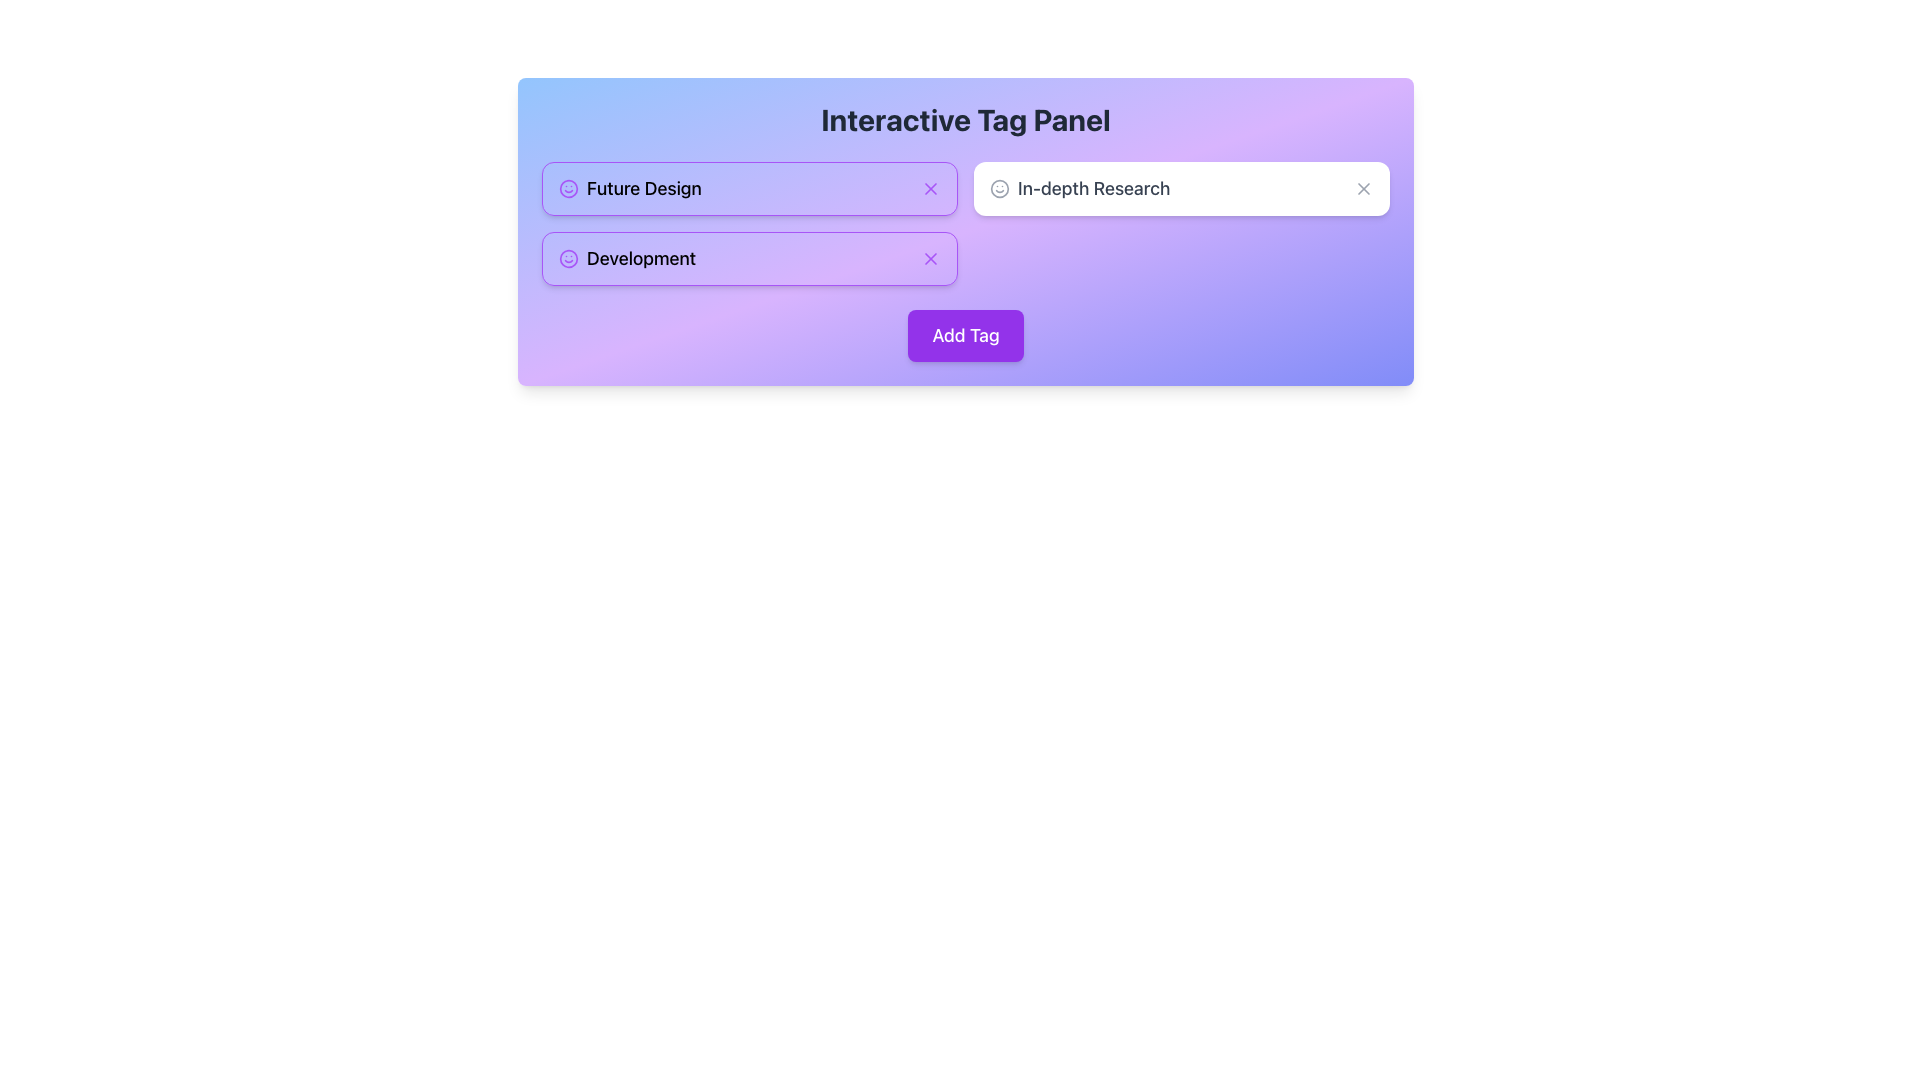  I want to click on the purple smiley face icon located in the top-left corner of the 'Future Design' tag, positioned before the text label, so click(568, 189).